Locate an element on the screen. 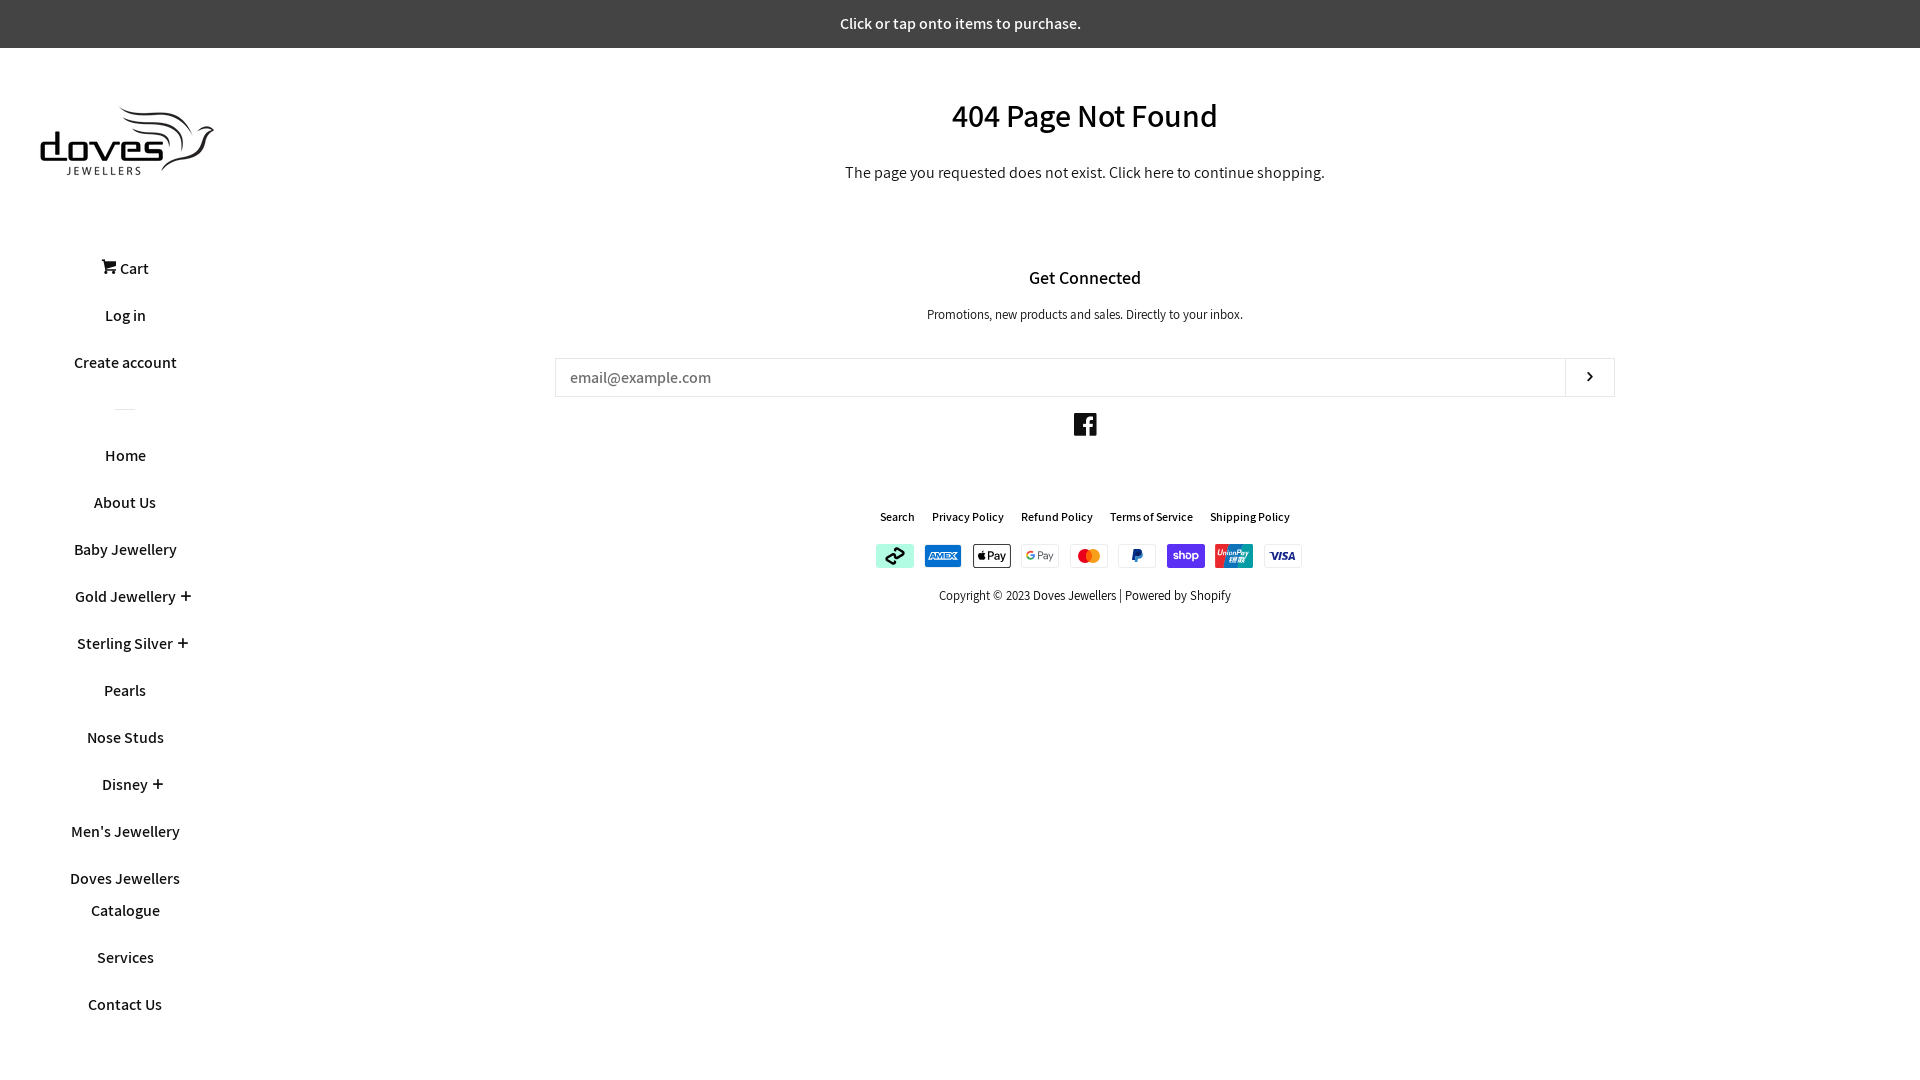  'Cart' is located at coordinates (123, 276).